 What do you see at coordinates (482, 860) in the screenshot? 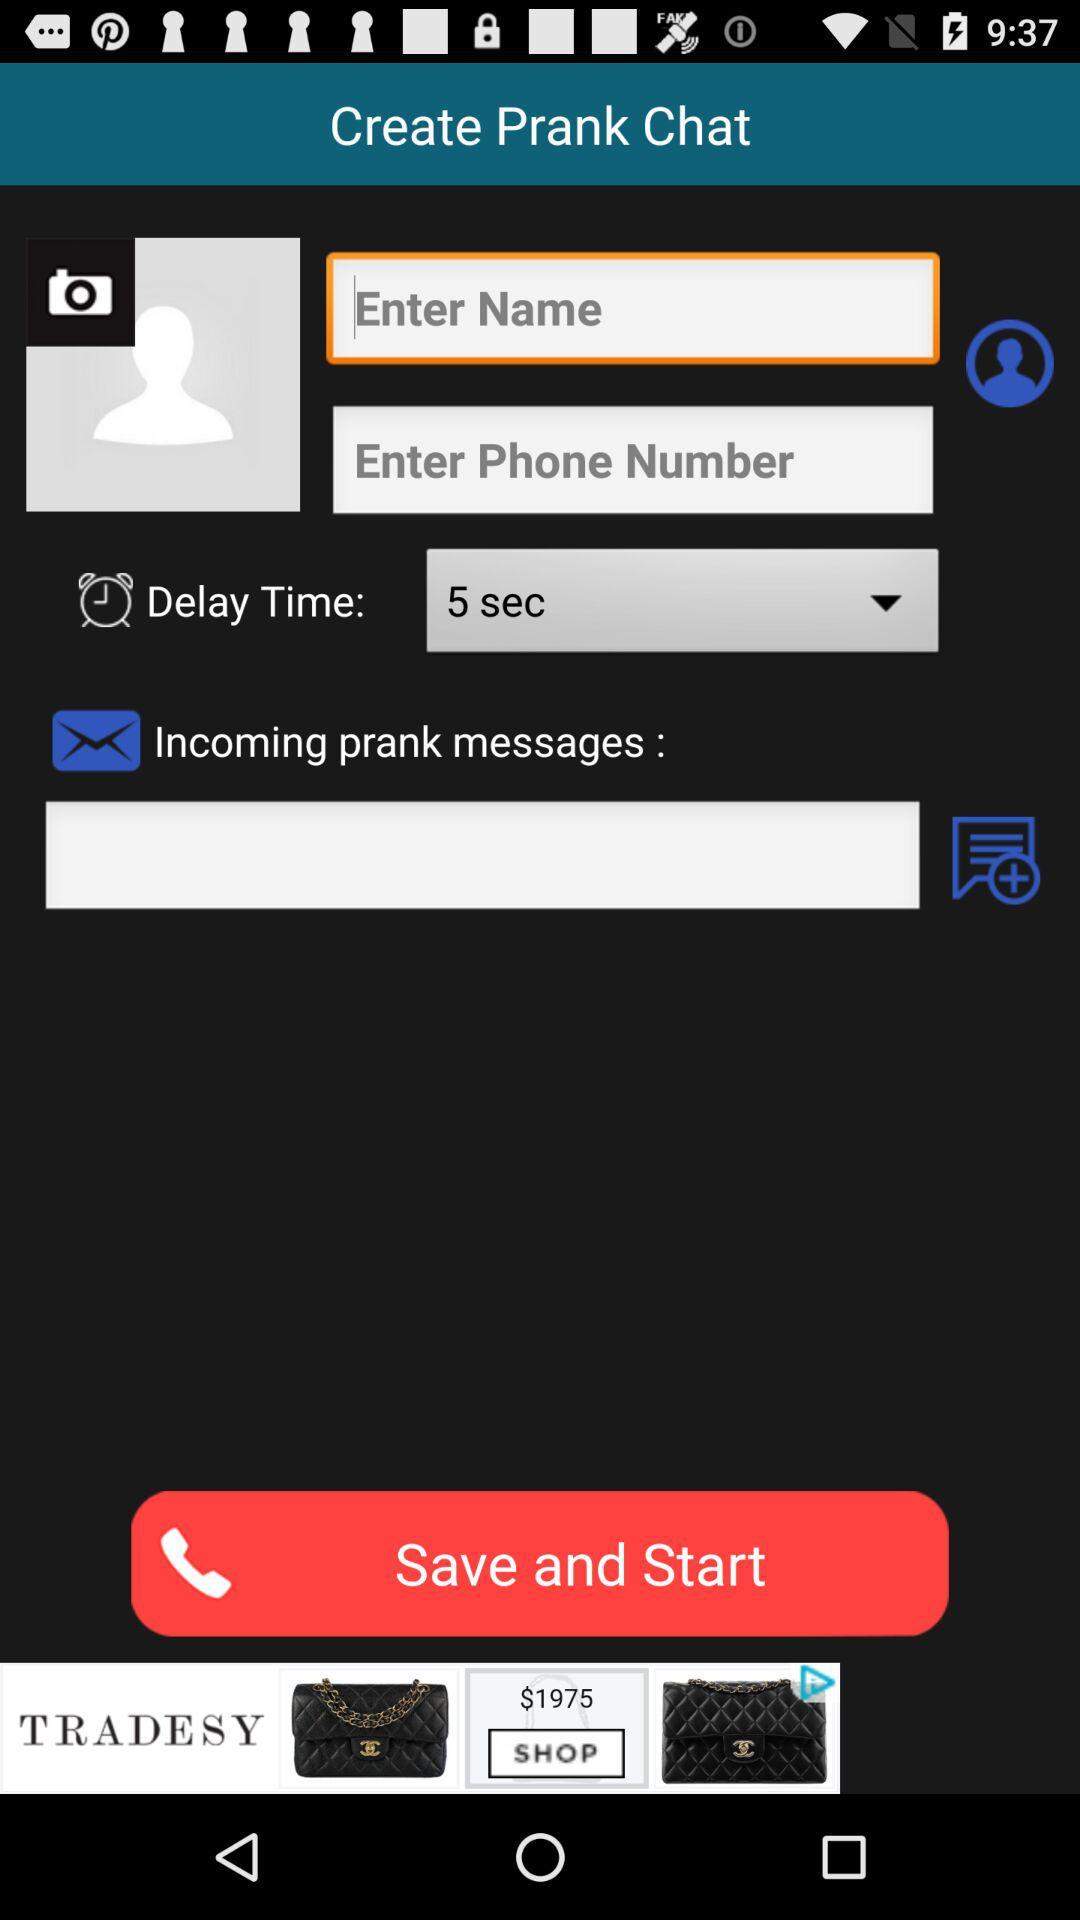
I see `message box` at bounding box center [482, 860].